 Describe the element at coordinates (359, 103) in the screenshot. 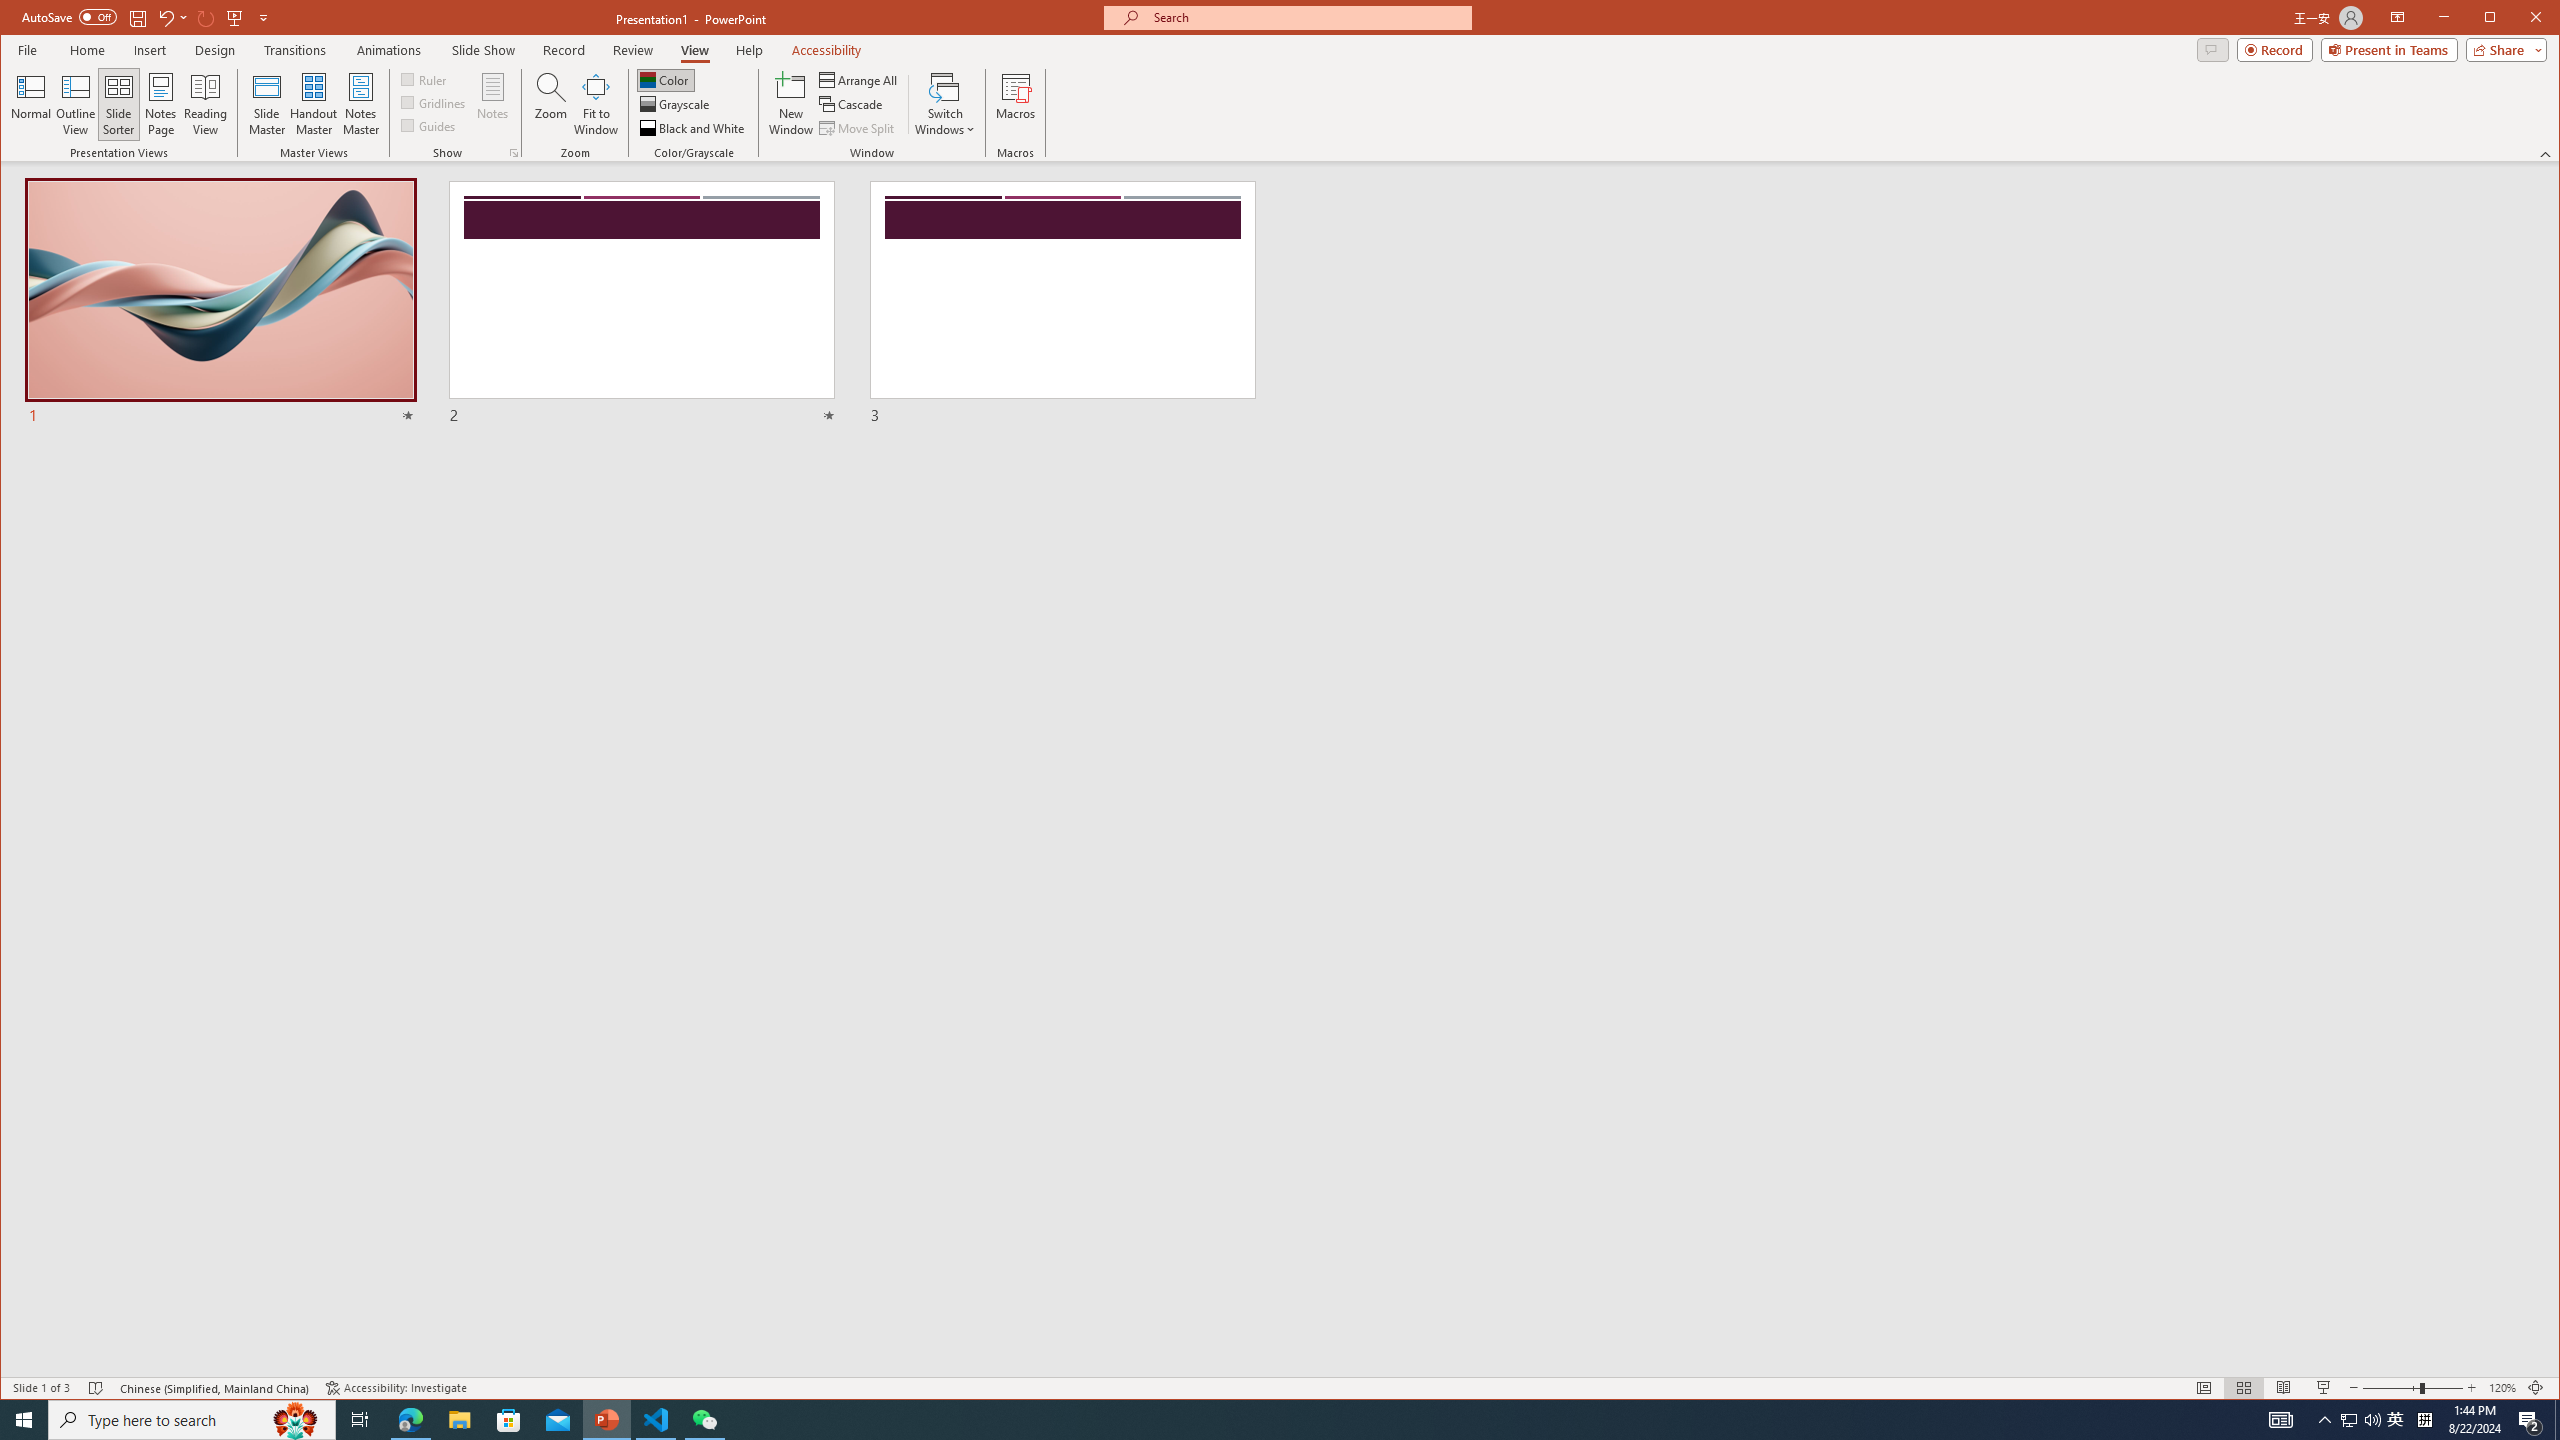

I see `'Notes Master'` at that location.